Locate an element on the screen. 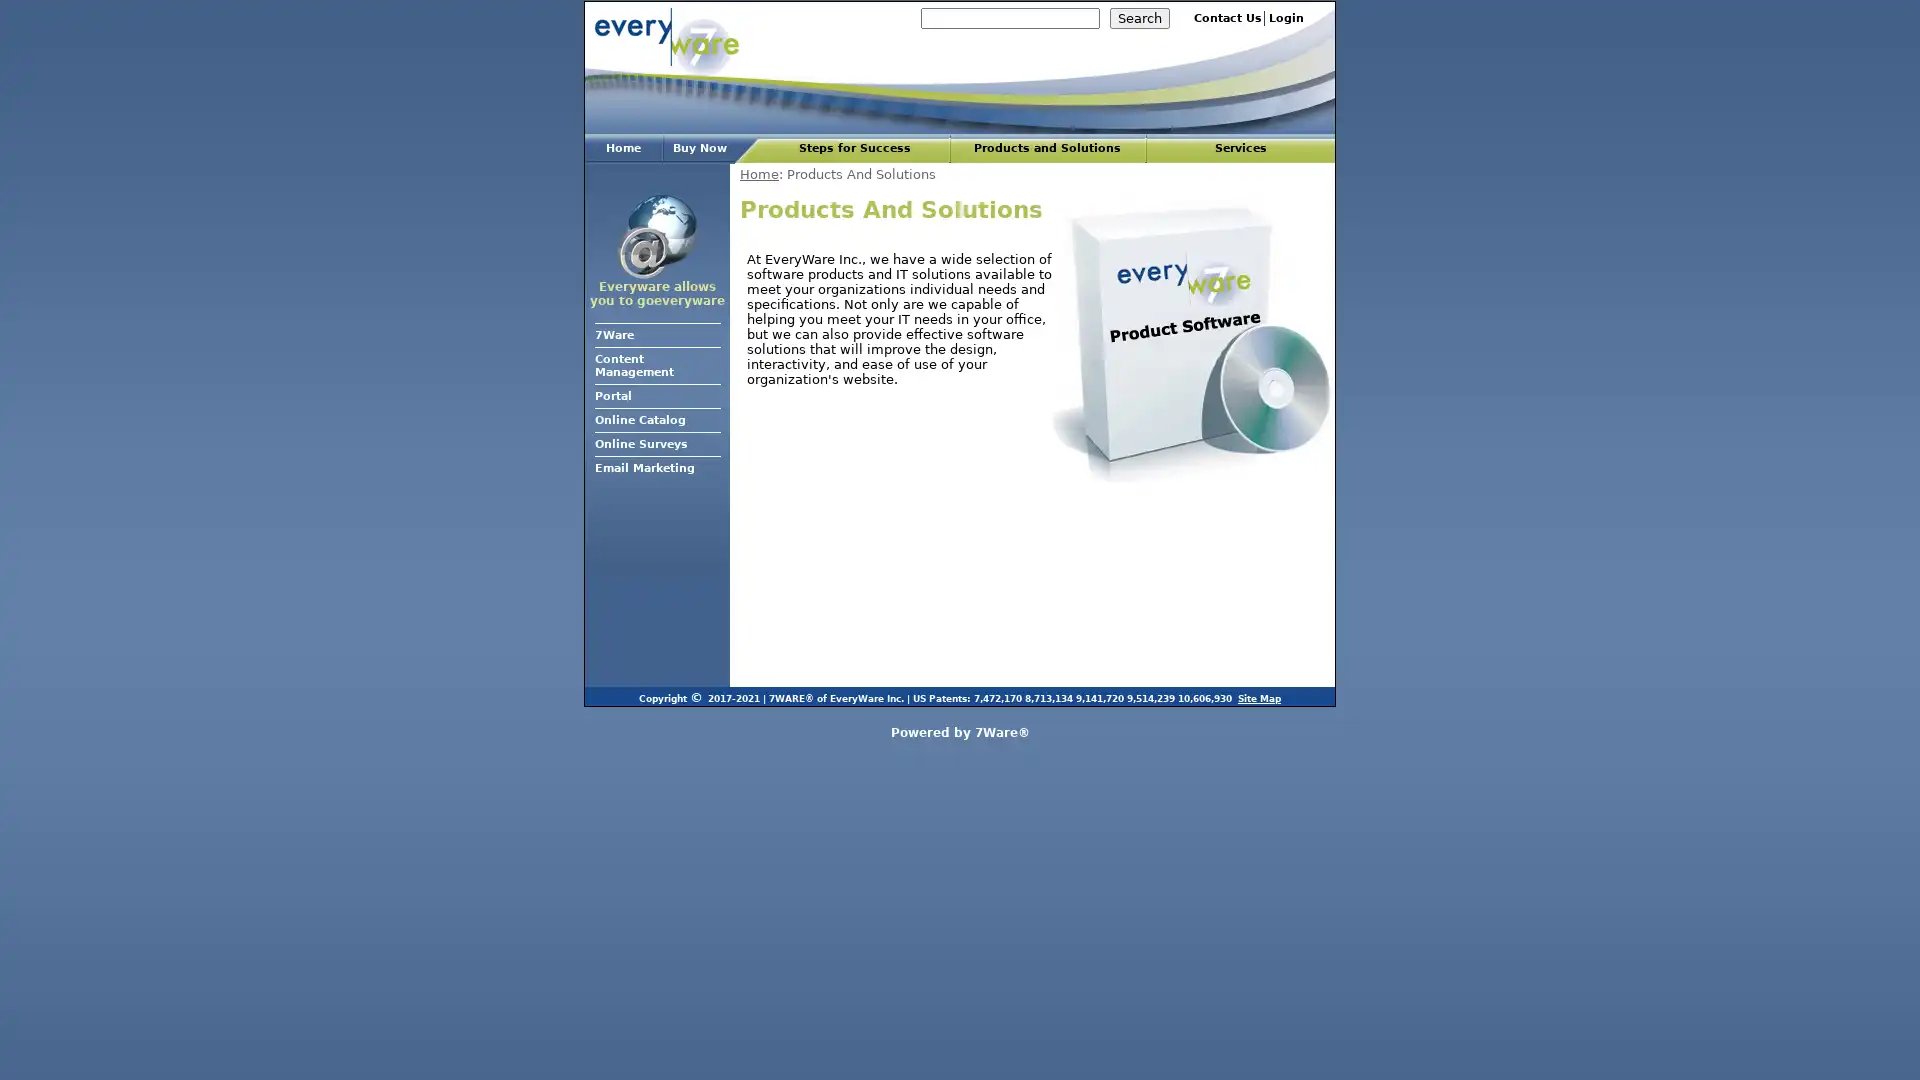 The width and height of the screenshot is (1920, 1080). Search is located at coordinates (1140, 18).